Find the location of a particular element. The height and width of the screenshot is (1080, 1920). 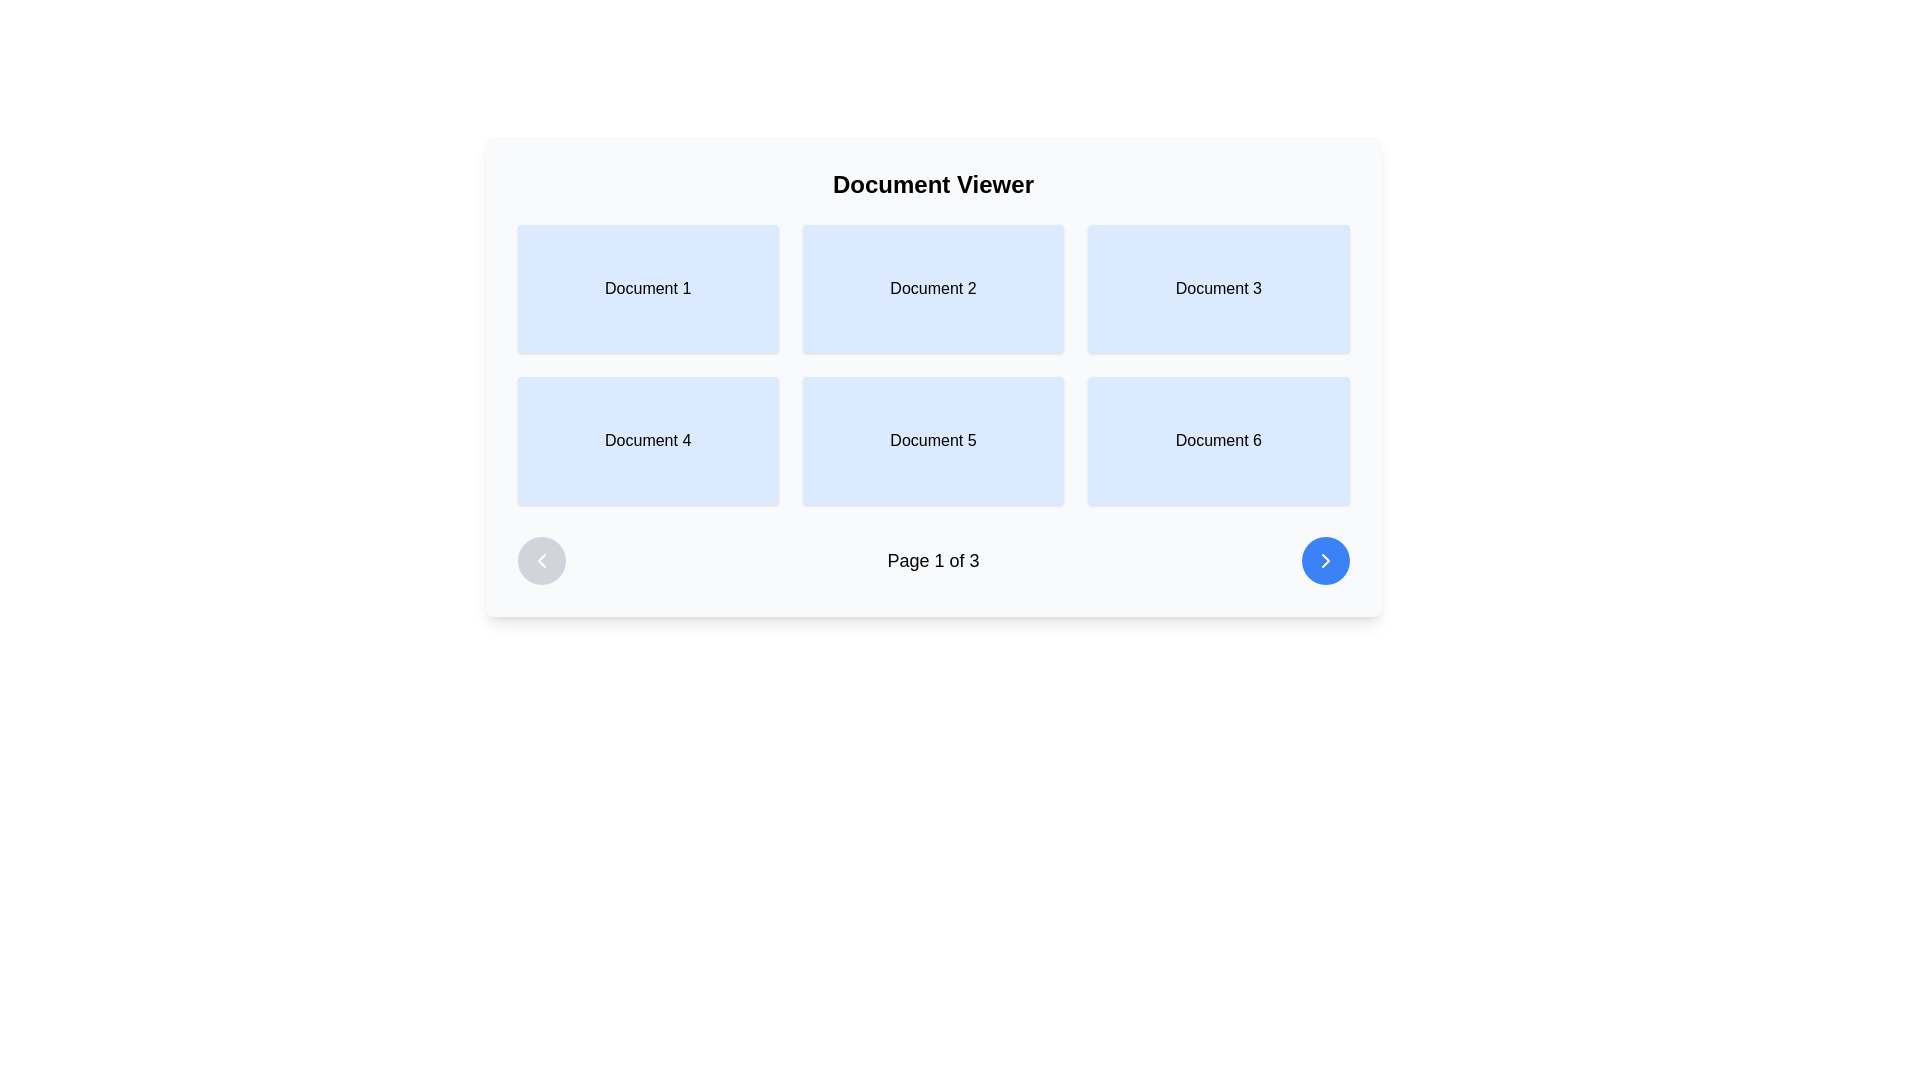

the rounded blue button with a white chevron pointing to the right is located at coordinates (1325, 560).